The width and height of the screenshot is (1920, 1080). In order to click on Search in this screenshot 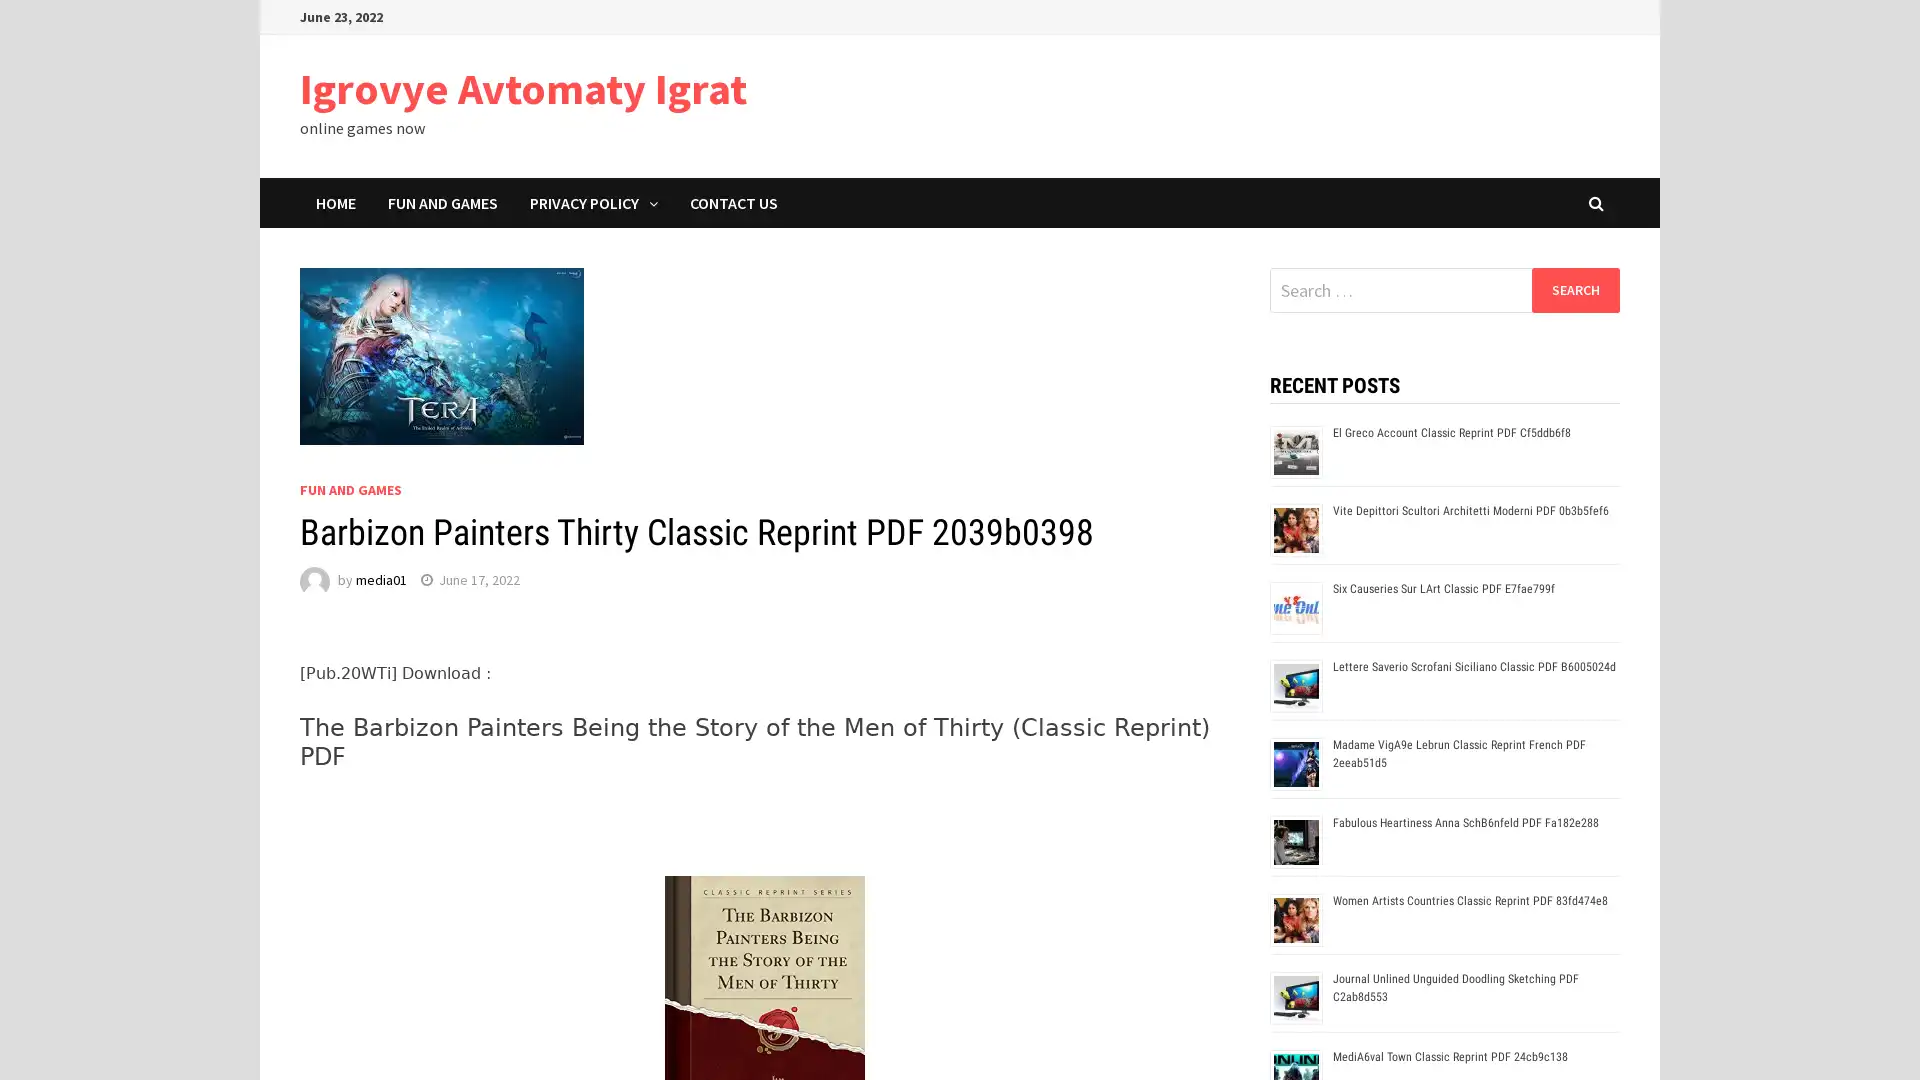, I will do `click(1574, 289)`.